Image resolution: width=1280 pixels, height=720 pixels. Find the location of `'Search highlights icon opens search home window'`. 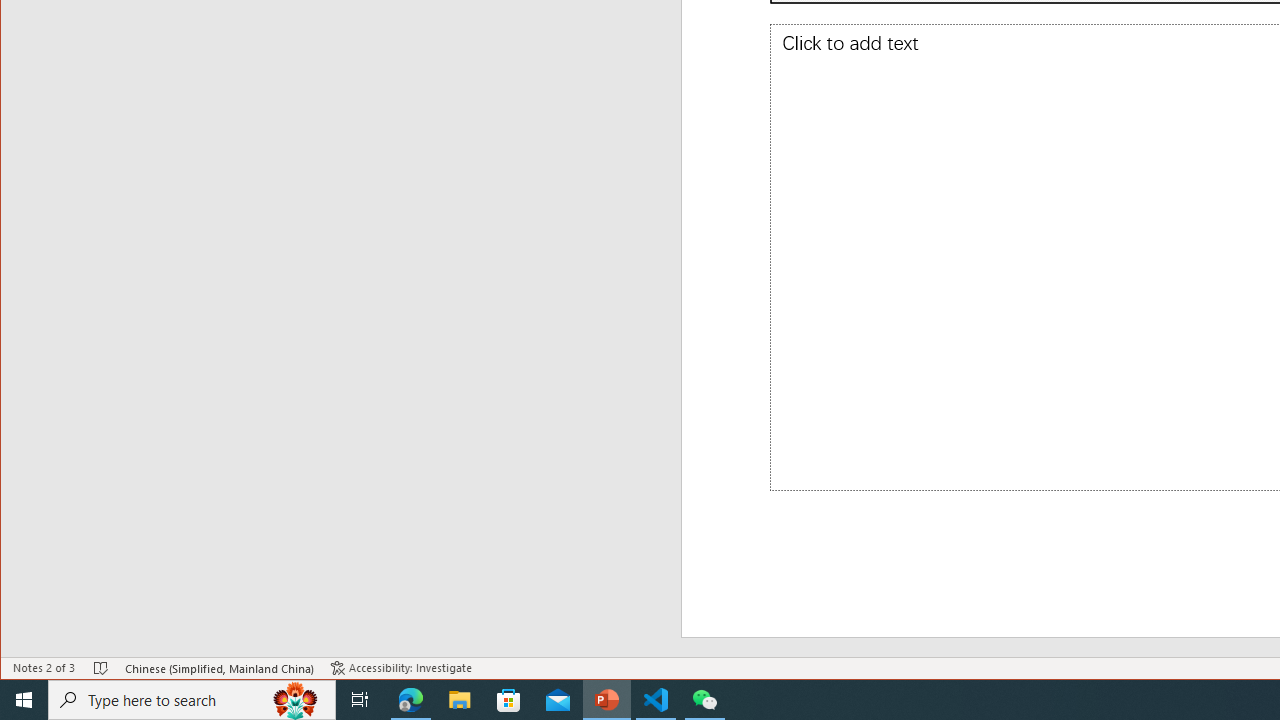

'Search highlights icon opens search home window' is located at coordinates (294, 698).